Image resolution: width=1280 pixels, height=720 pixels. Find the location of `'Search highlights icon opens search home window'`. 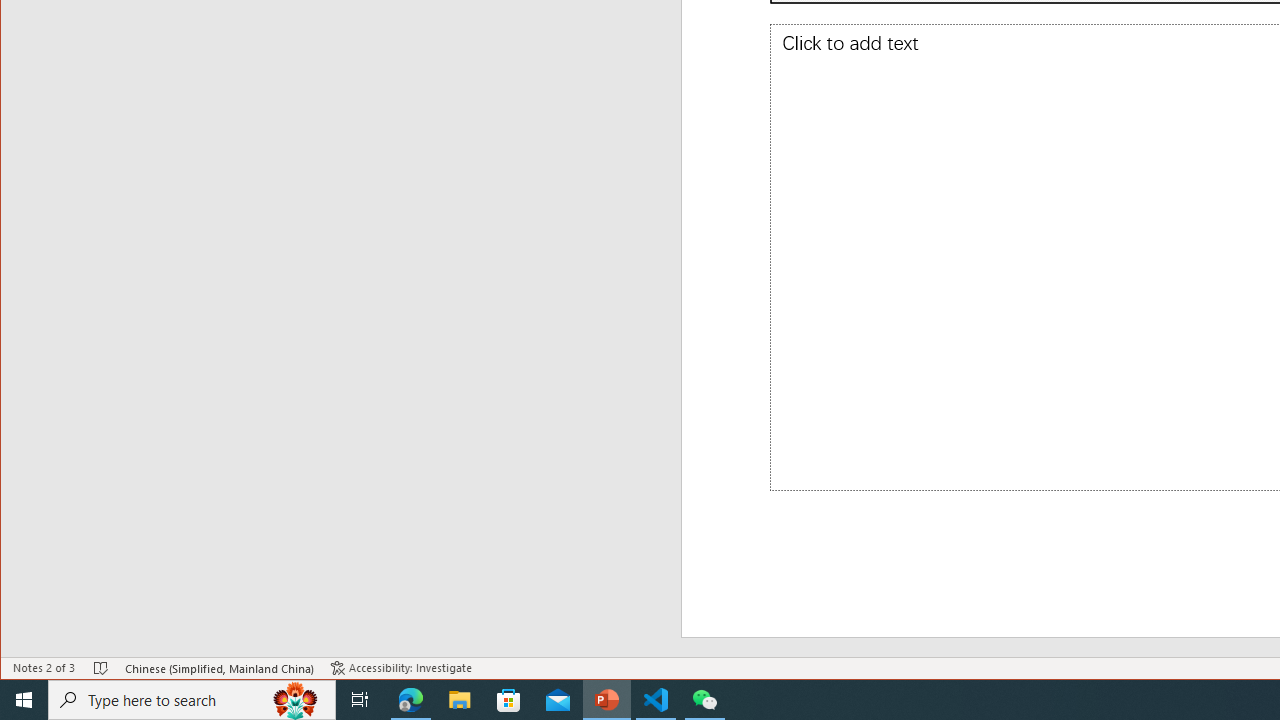

'Search highlights icon opens search home window' is located at coordinates (294, 698).